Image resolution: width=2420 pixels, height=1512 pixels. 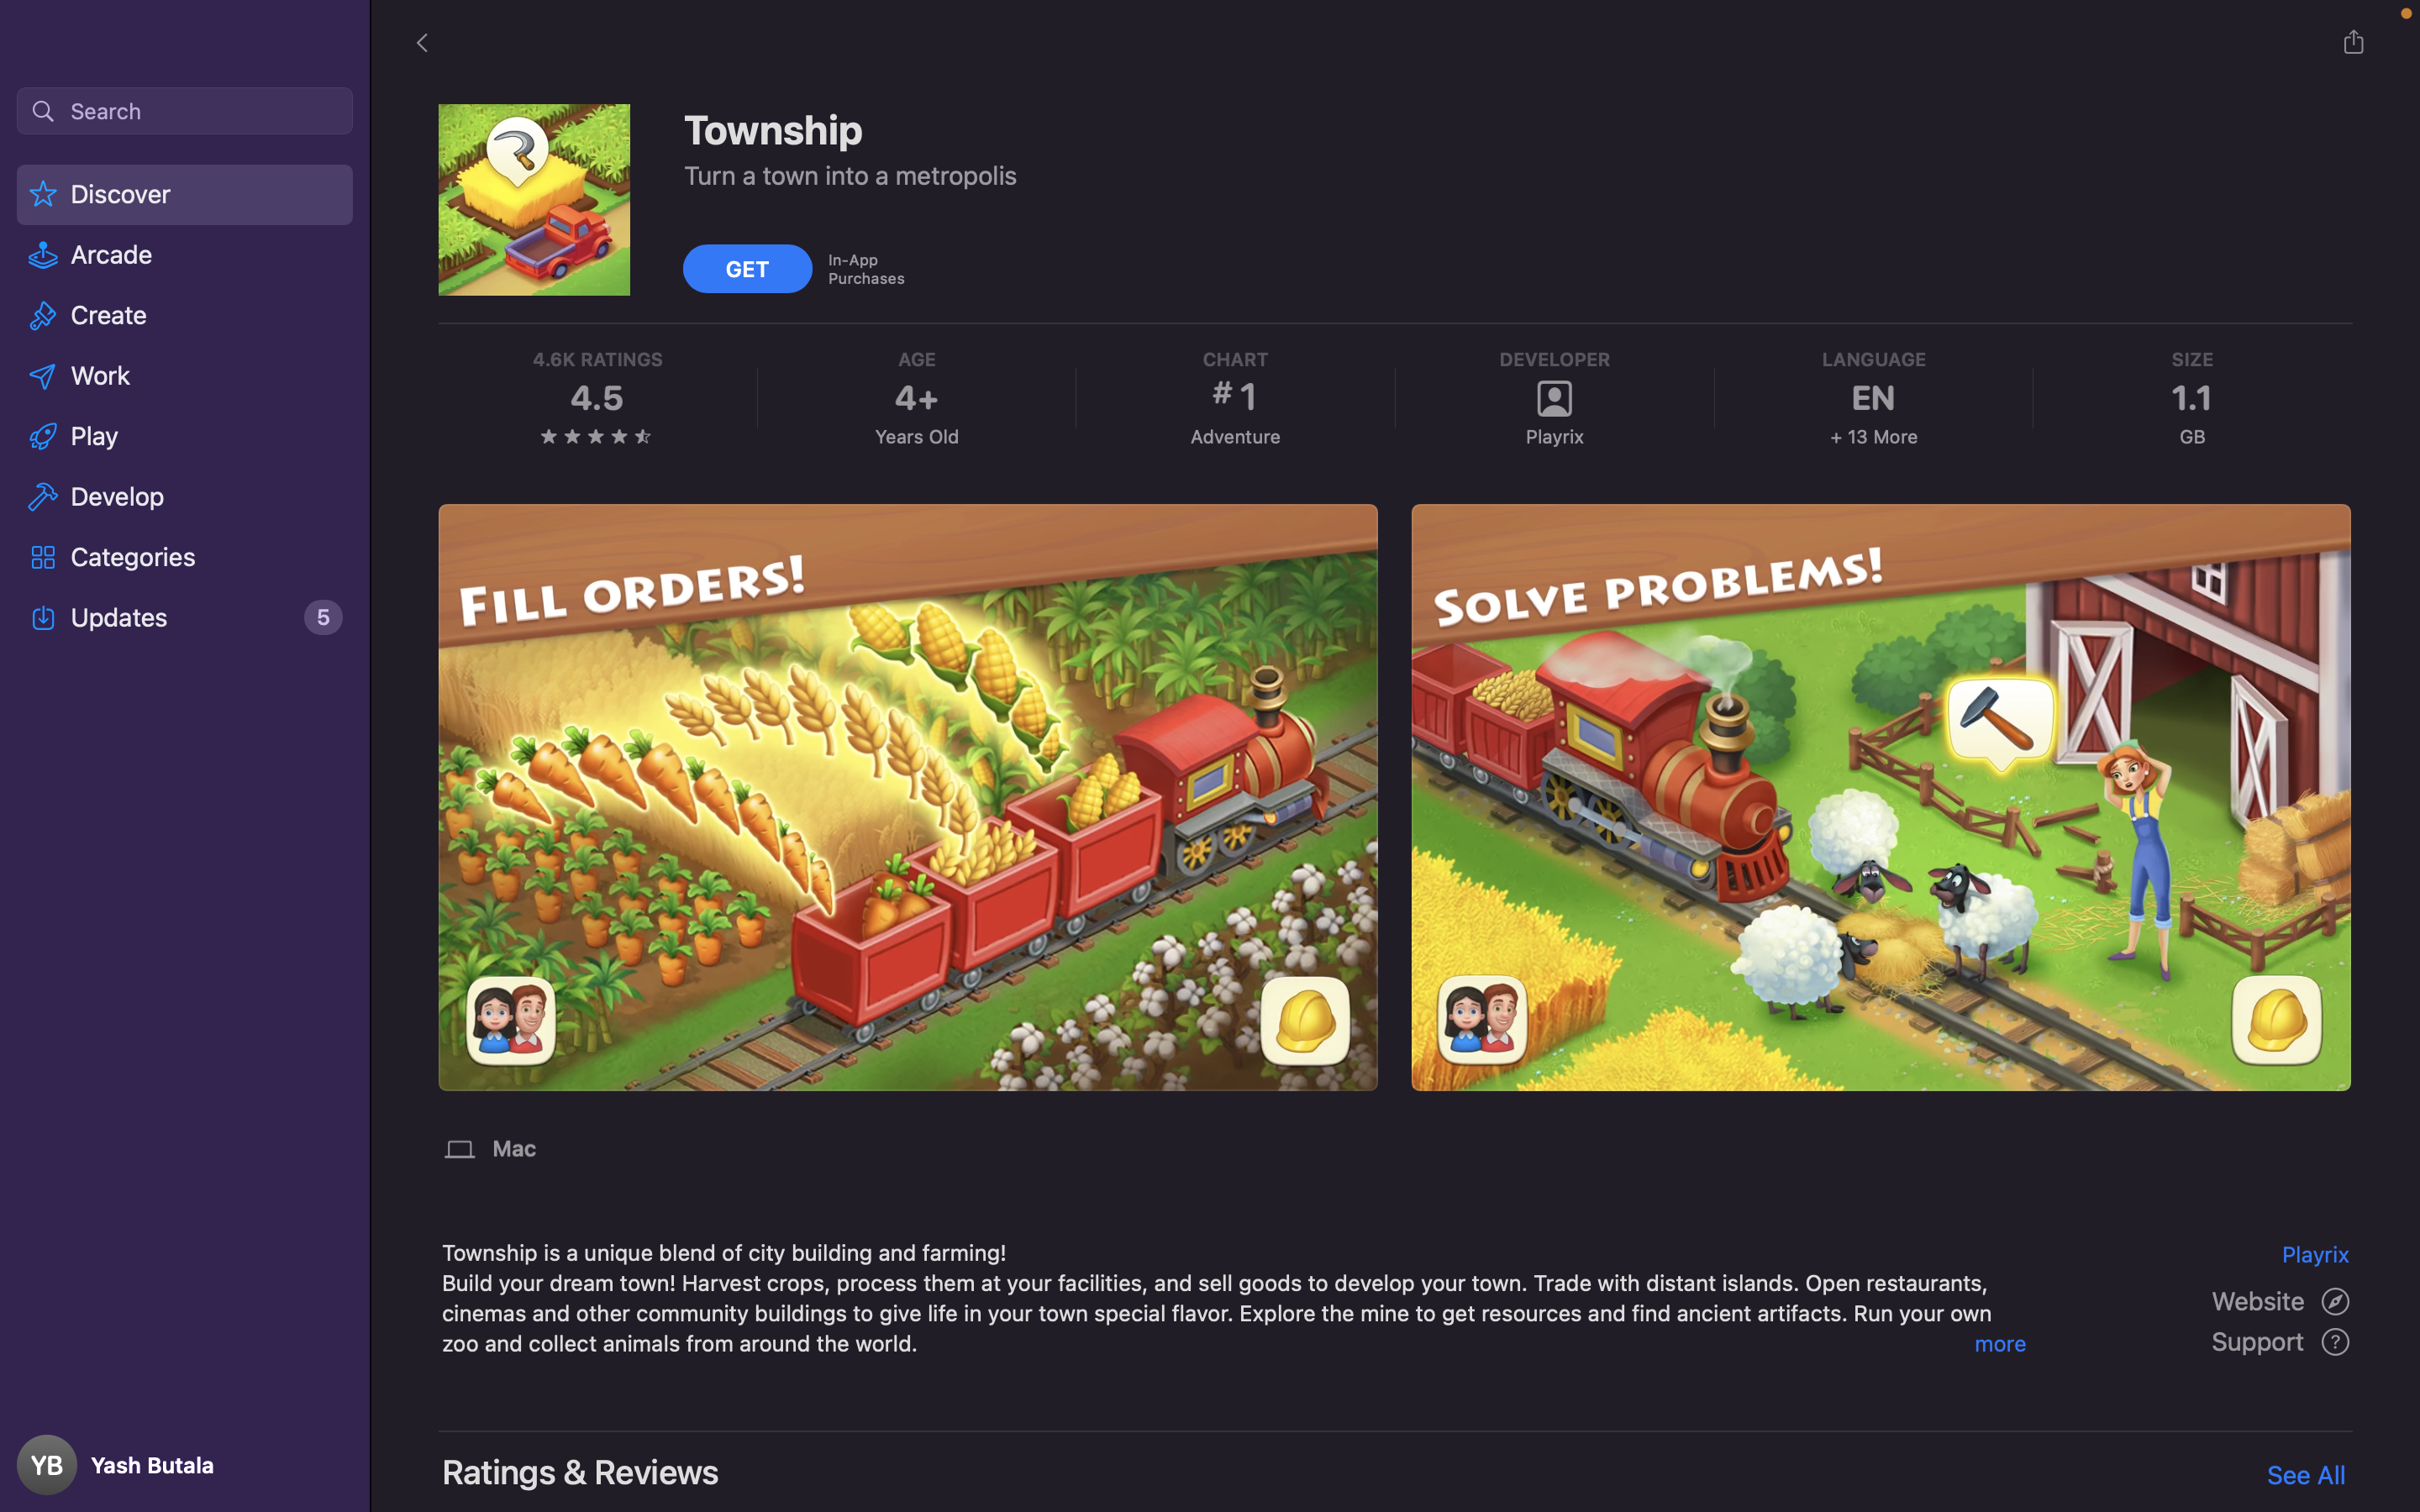 I want to click on the web platform for the application, so click(x=2283, y=1299).